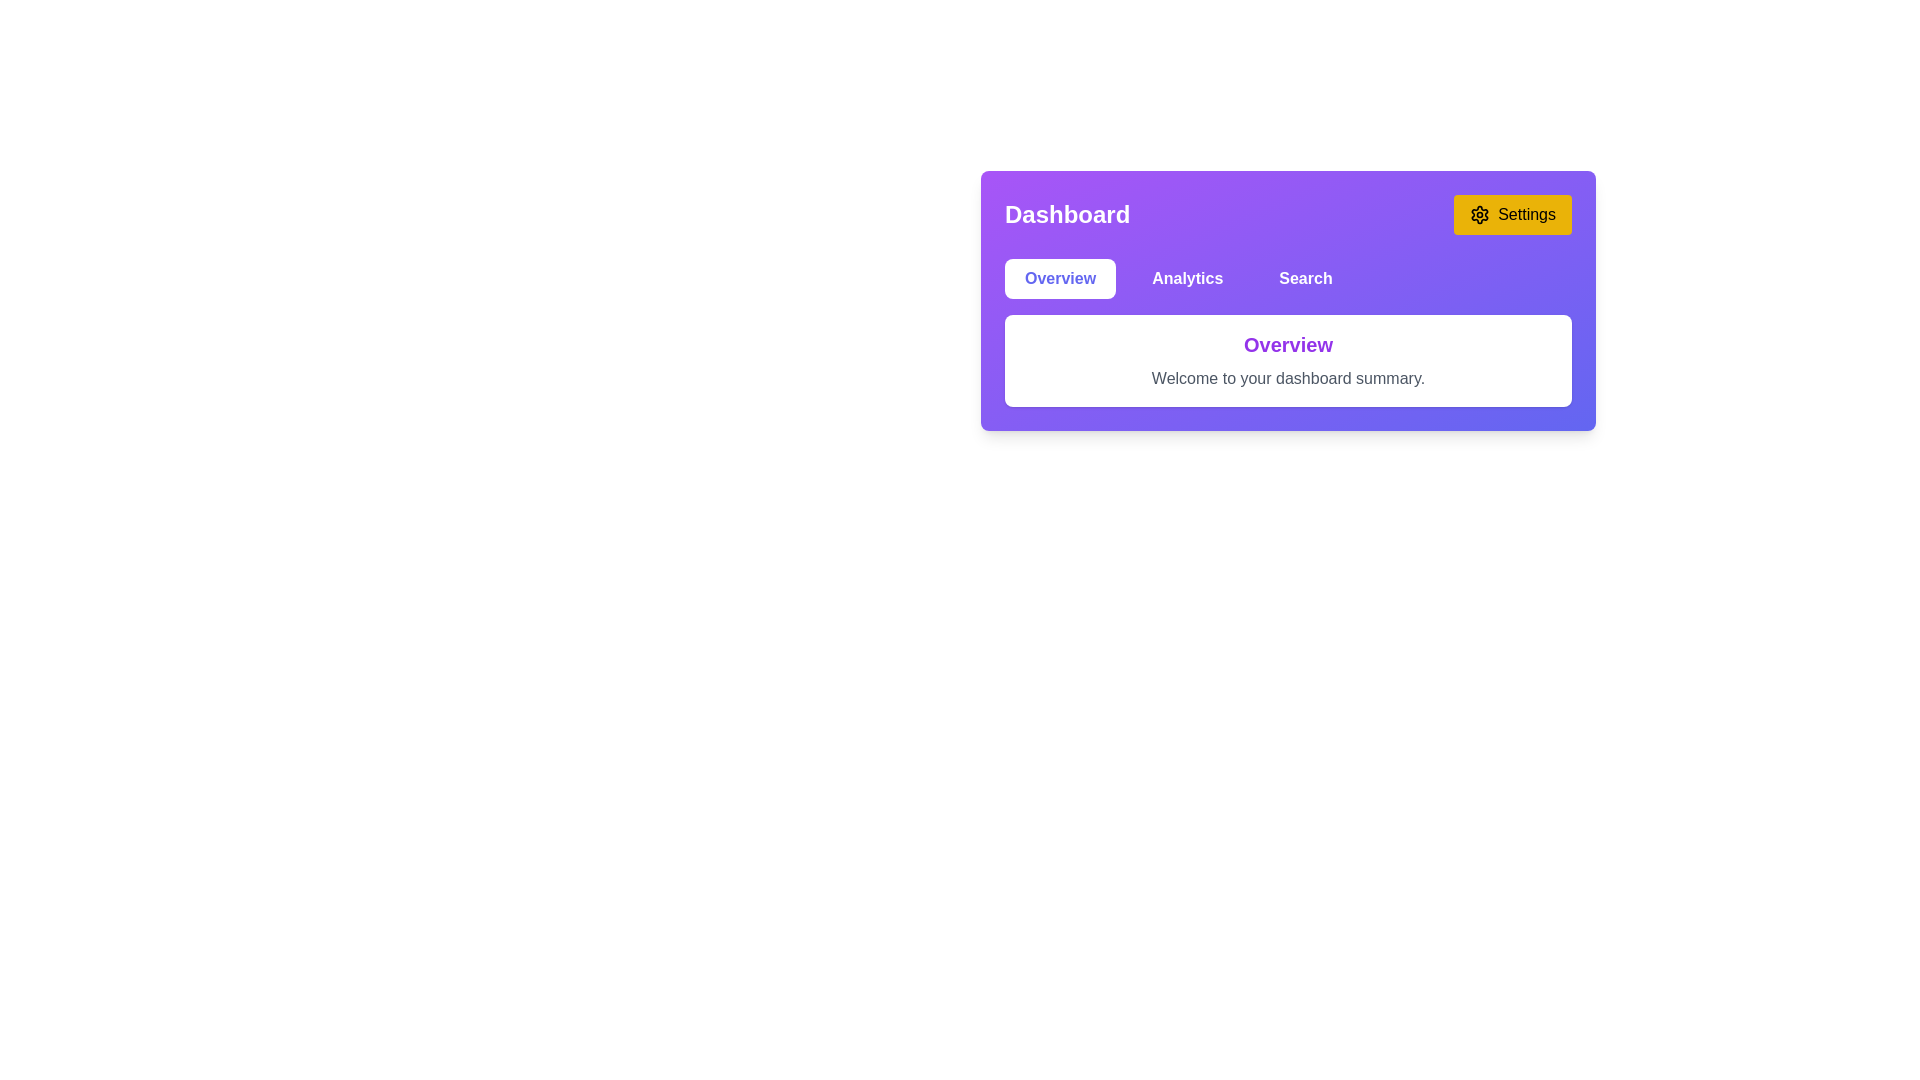 Image resolution: width=1920 pixels, height=1080 pixels. Describe the element at coordinates (1059, 278) in the screenshot. I see `the first button on the left in the navigation bar under the 'Dashboard' title` at that location.